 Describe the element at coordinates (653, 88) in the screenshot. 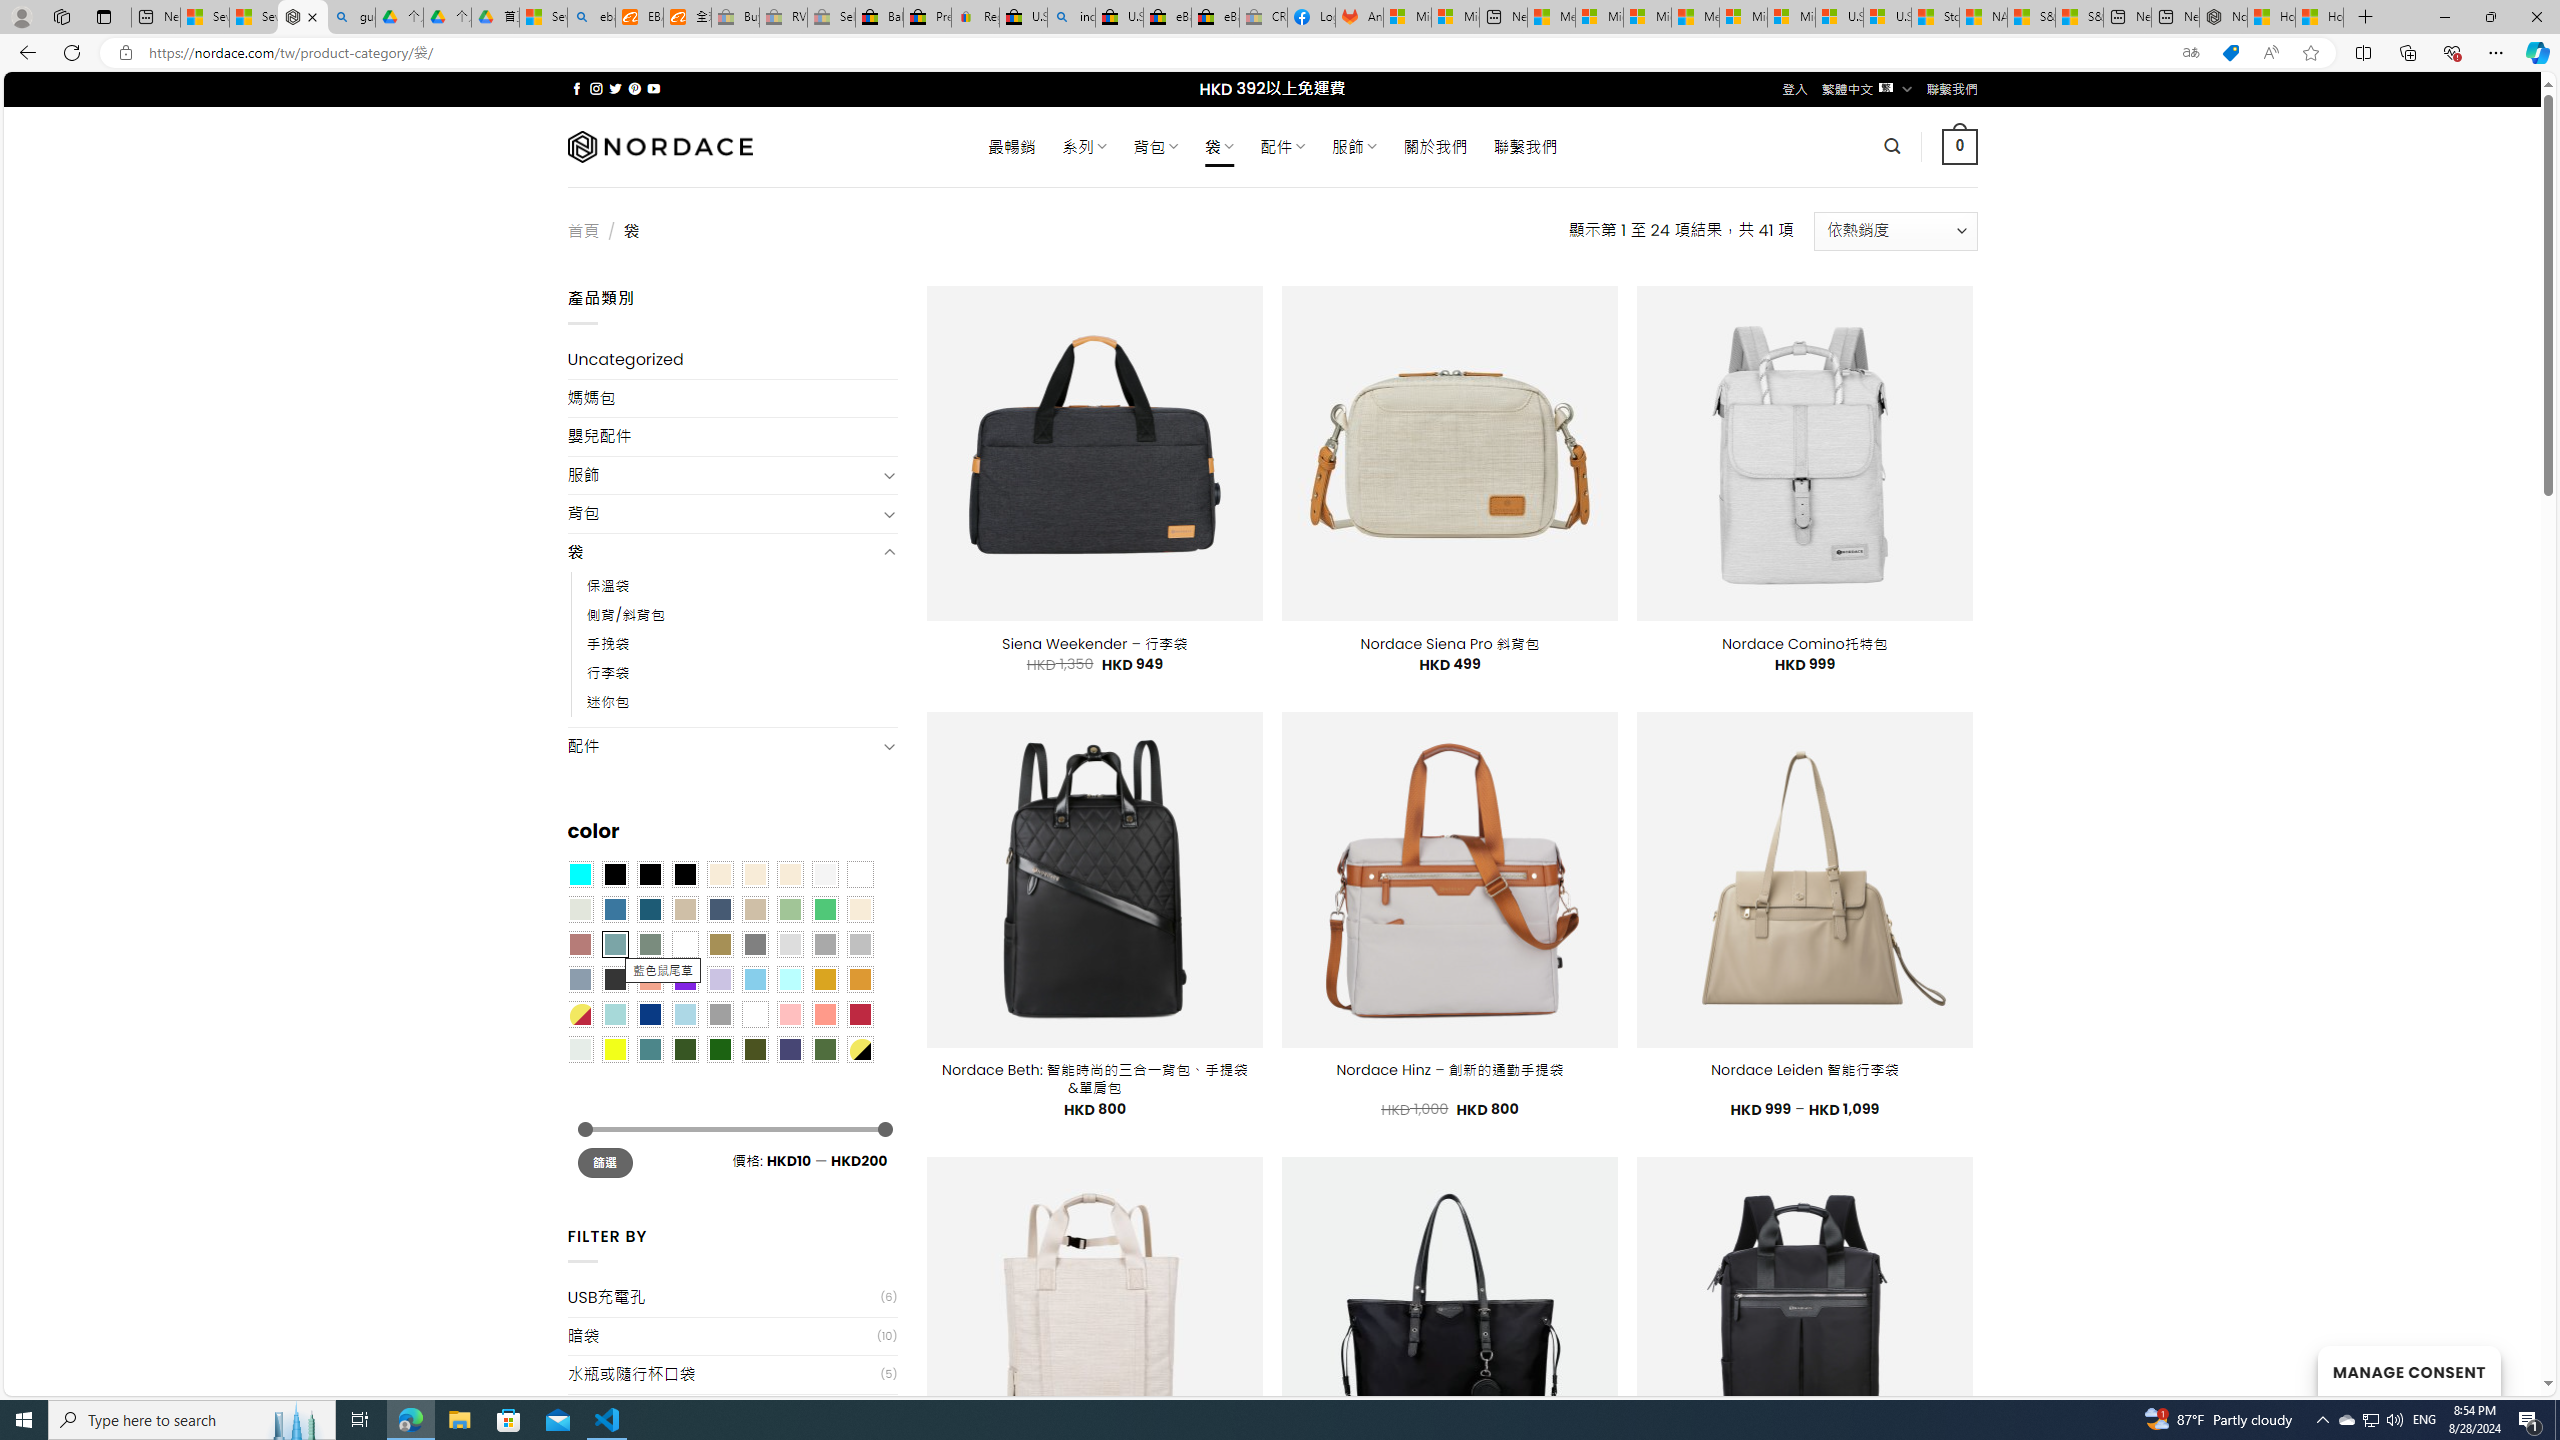

I see `'Follow on YouTube'` at that location.